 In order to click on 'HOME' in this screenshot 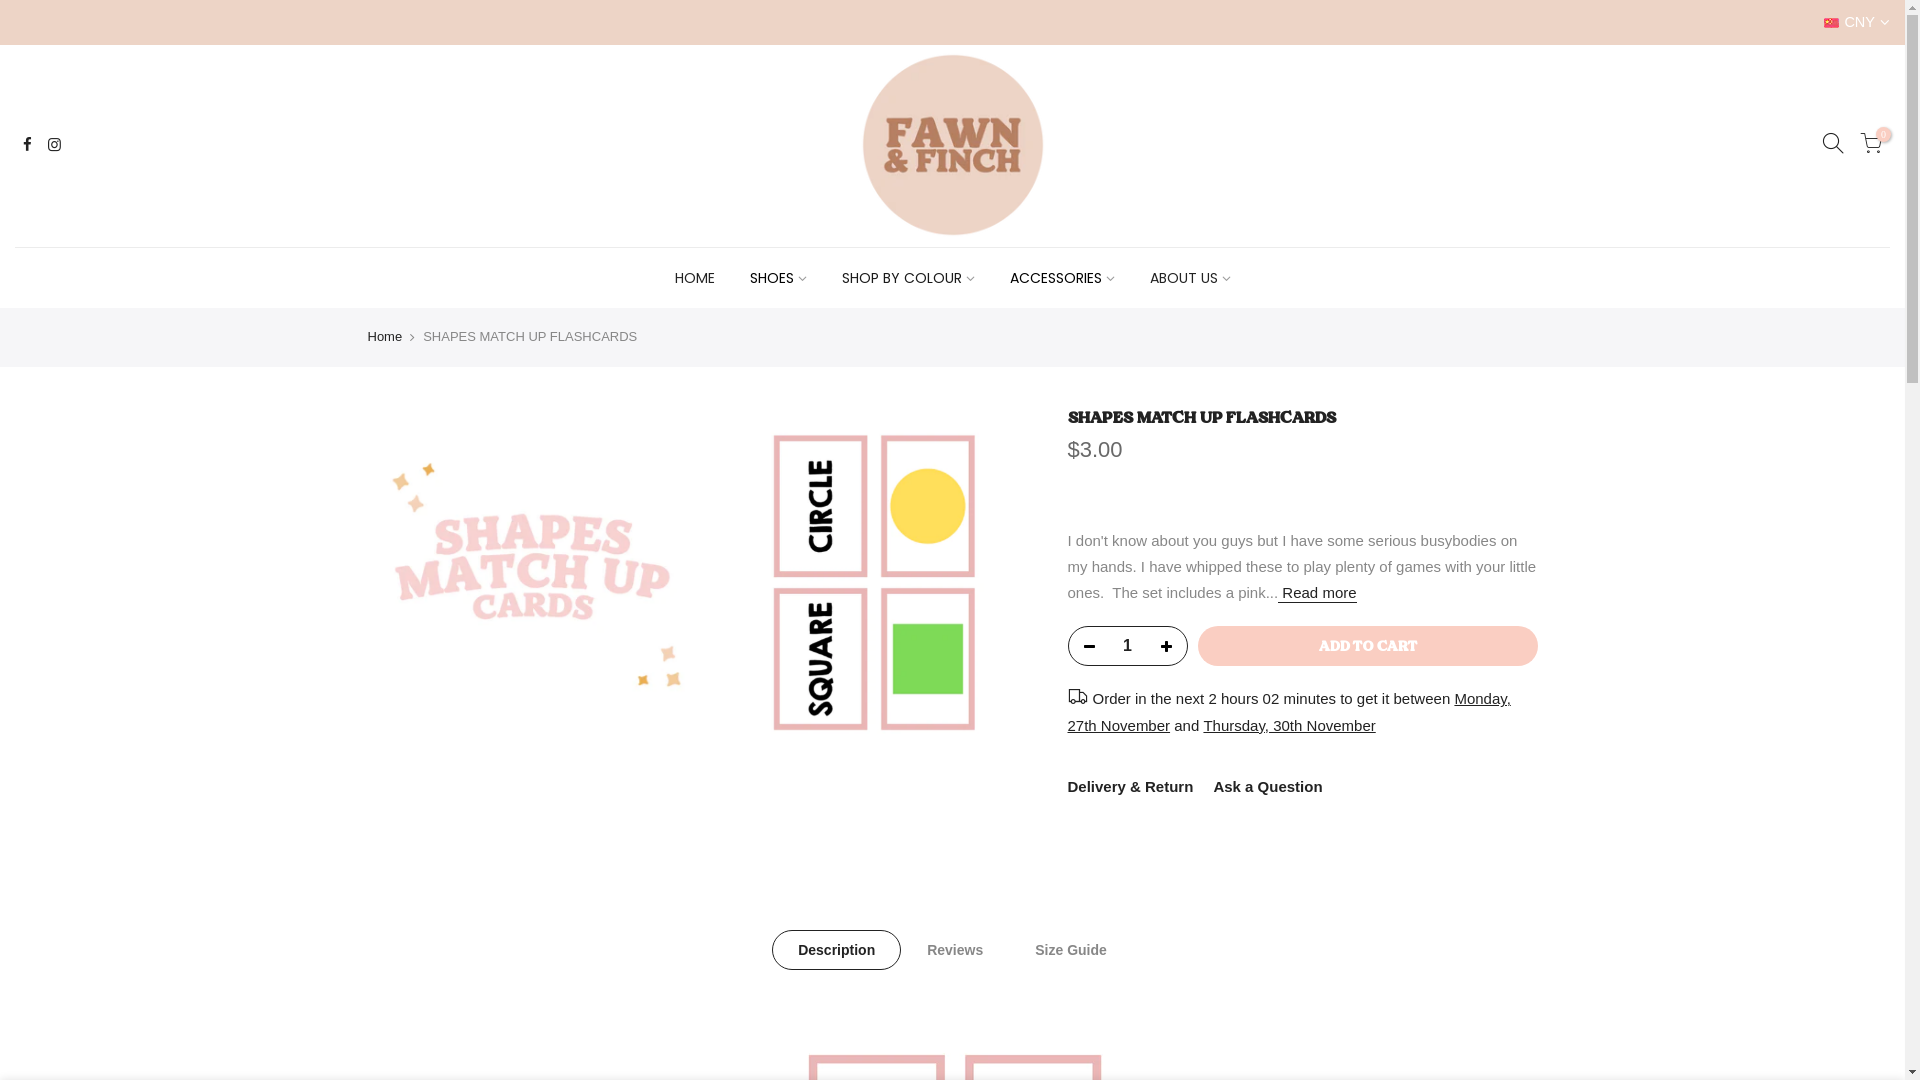, I will do `click(657, 277)`.